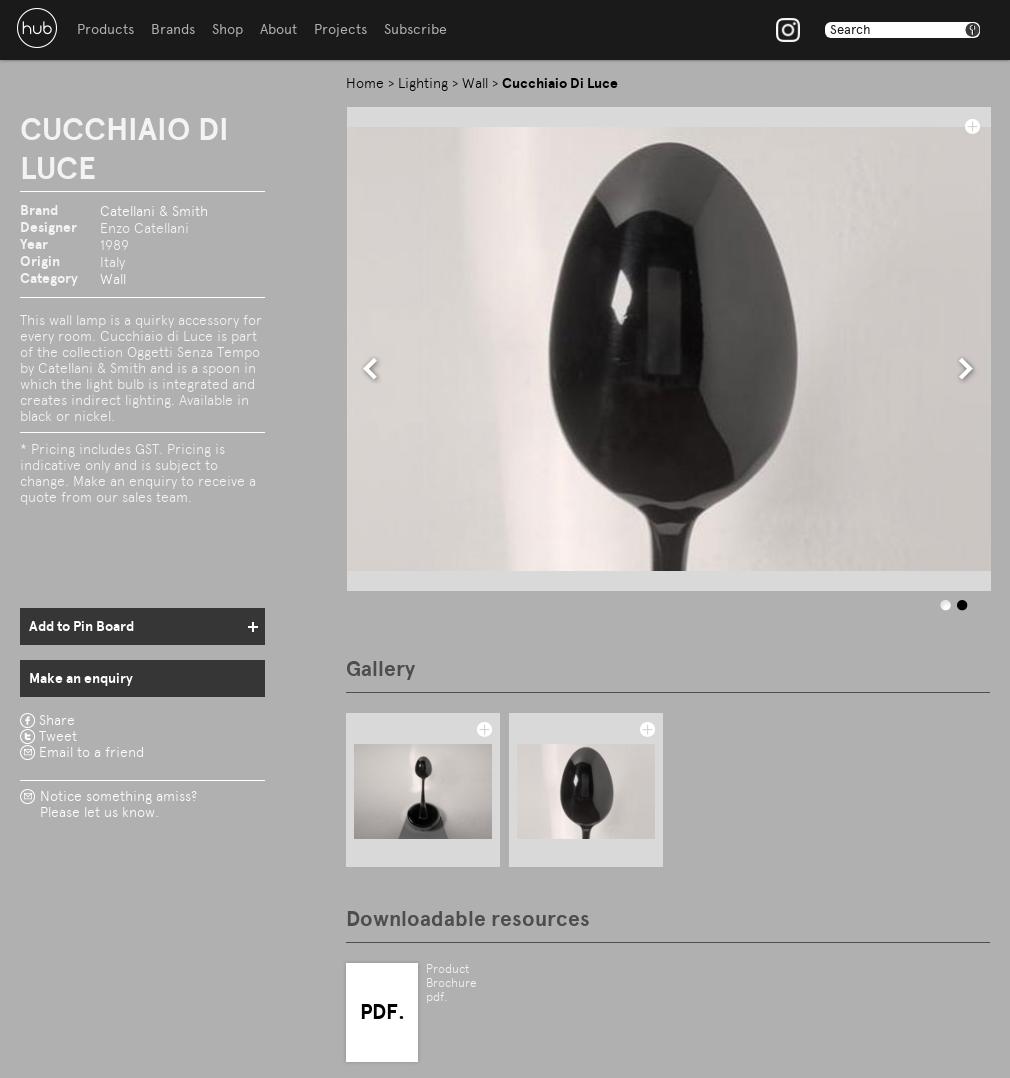  I want to click on 'About', so click(278, 28).